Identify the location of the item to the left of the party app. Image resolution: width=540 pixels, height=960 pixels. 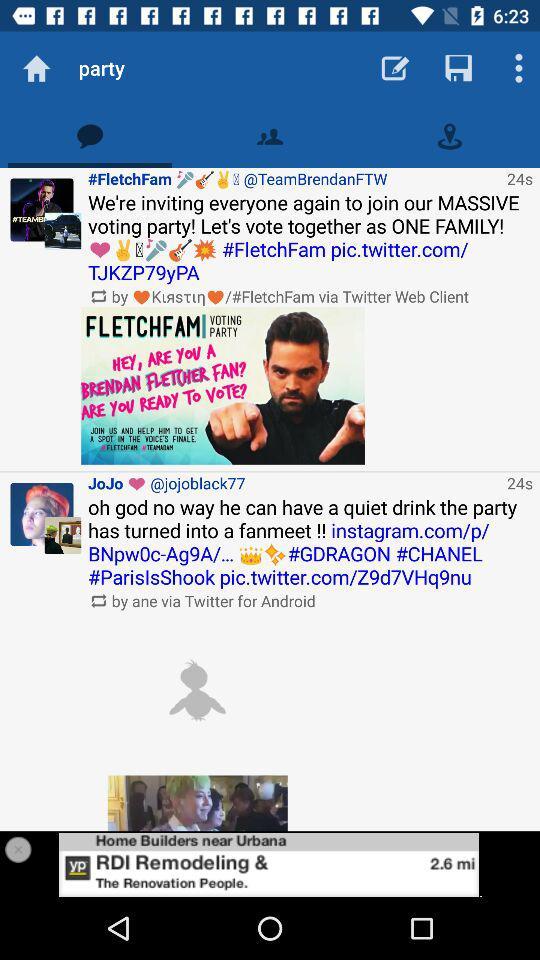
(36, 68).